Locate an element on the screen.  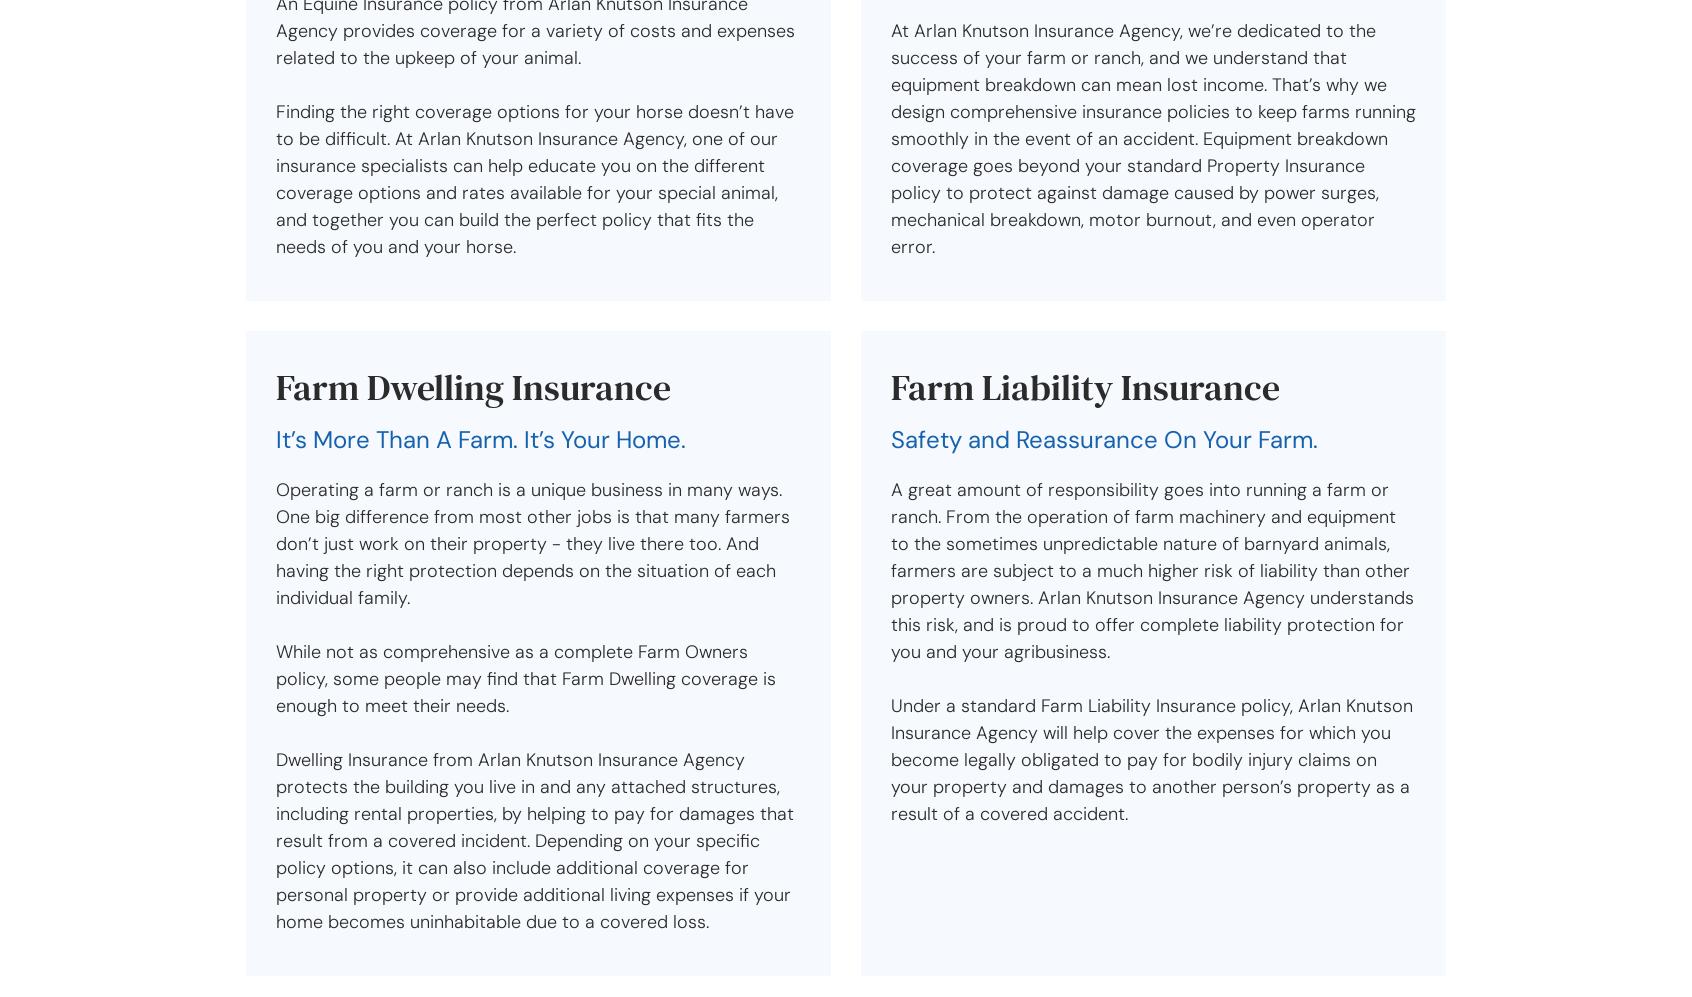
'While not as comprehensive as a complete Farm Owners policy, some people may find that Farm Dwelling coverage is enough to meet their needs.' is located at coordinates (526, 678).